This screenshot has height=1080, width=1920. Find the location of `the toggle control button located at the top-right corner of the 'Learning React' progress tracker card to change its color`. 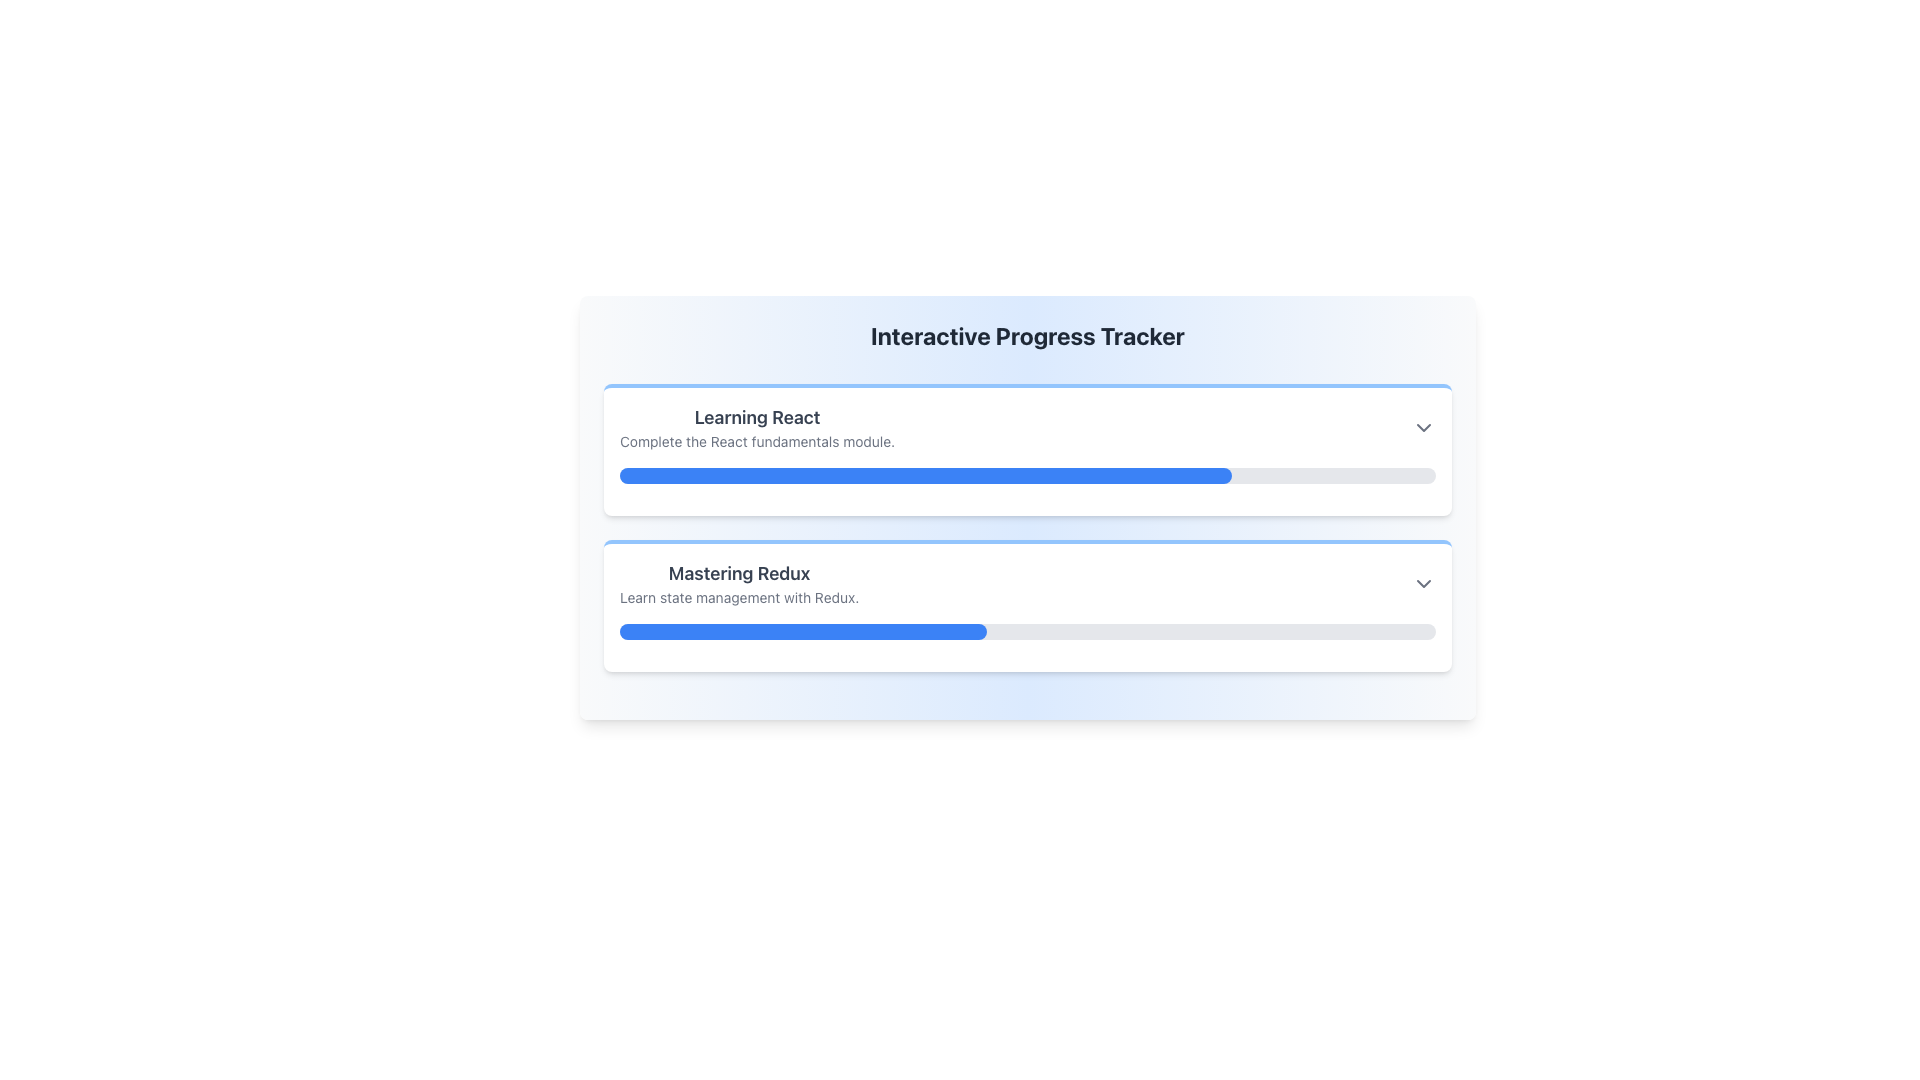

the toggle control button located at the top-right corner of the 'Learning React' progress tracker card to change its color is located at coordinates (1423, 427).